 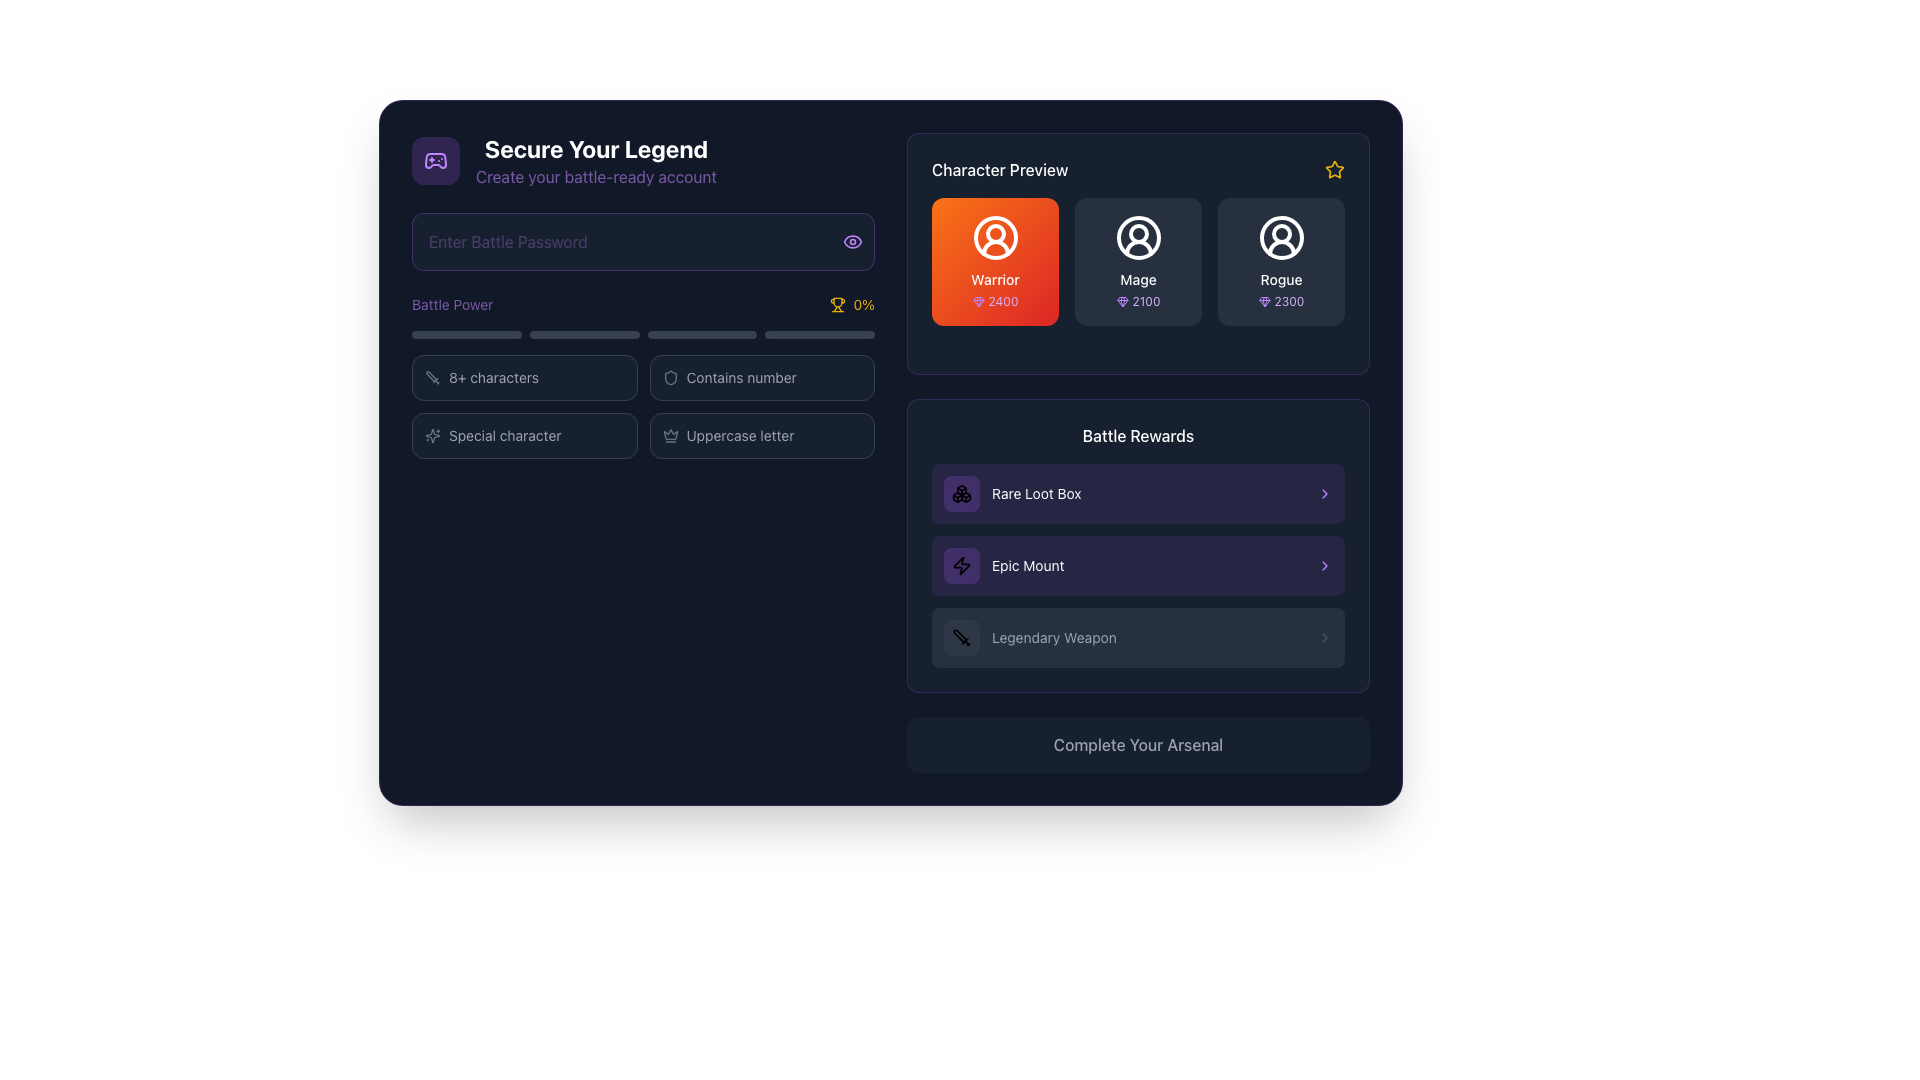 I want to click on the decorative icon representing the 'Rogue' character located in the 'Character Preview' section, centered above the text 'Rogue' and the badge '2300', so click(x=1281, y=237).